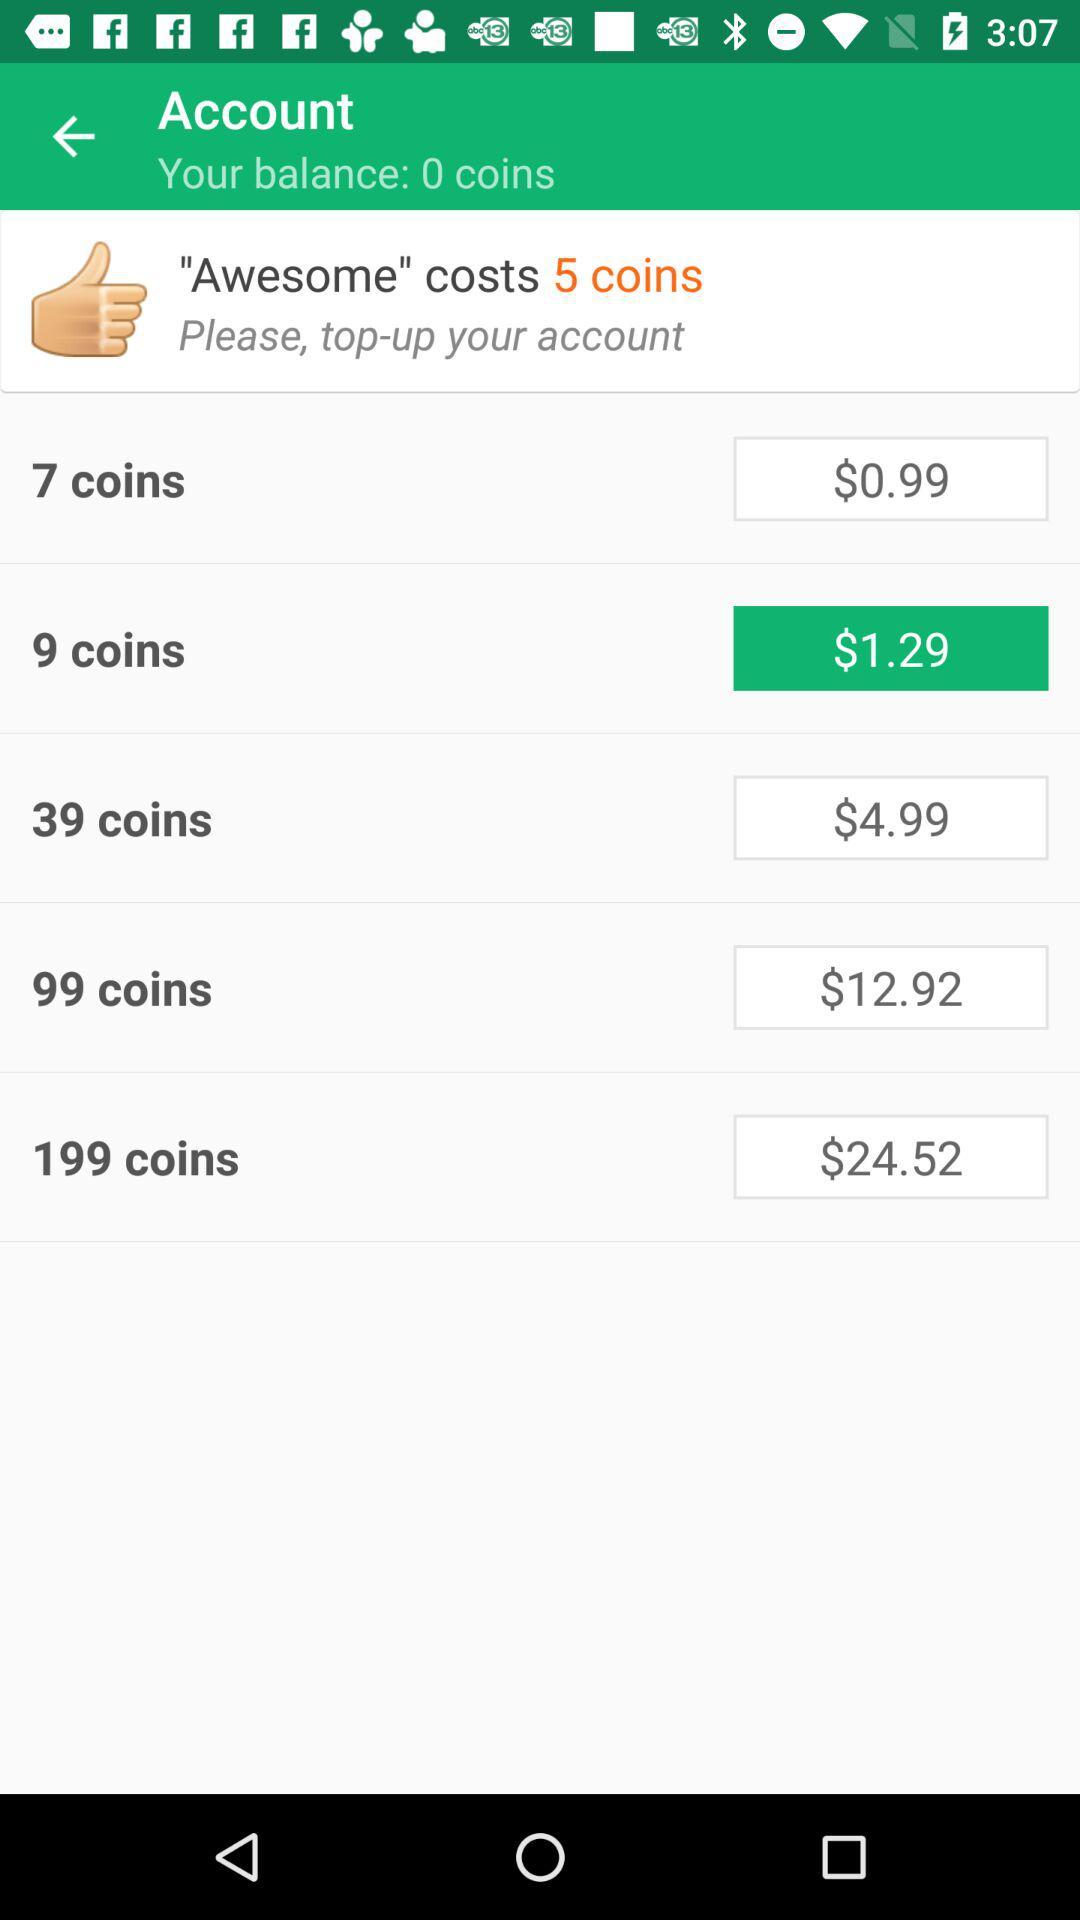 This screenshot has height=1920, width=1080. Describe the element at coordinates (382, 817) in the screenshot. I see `the item above the 99 coins item` at that location.